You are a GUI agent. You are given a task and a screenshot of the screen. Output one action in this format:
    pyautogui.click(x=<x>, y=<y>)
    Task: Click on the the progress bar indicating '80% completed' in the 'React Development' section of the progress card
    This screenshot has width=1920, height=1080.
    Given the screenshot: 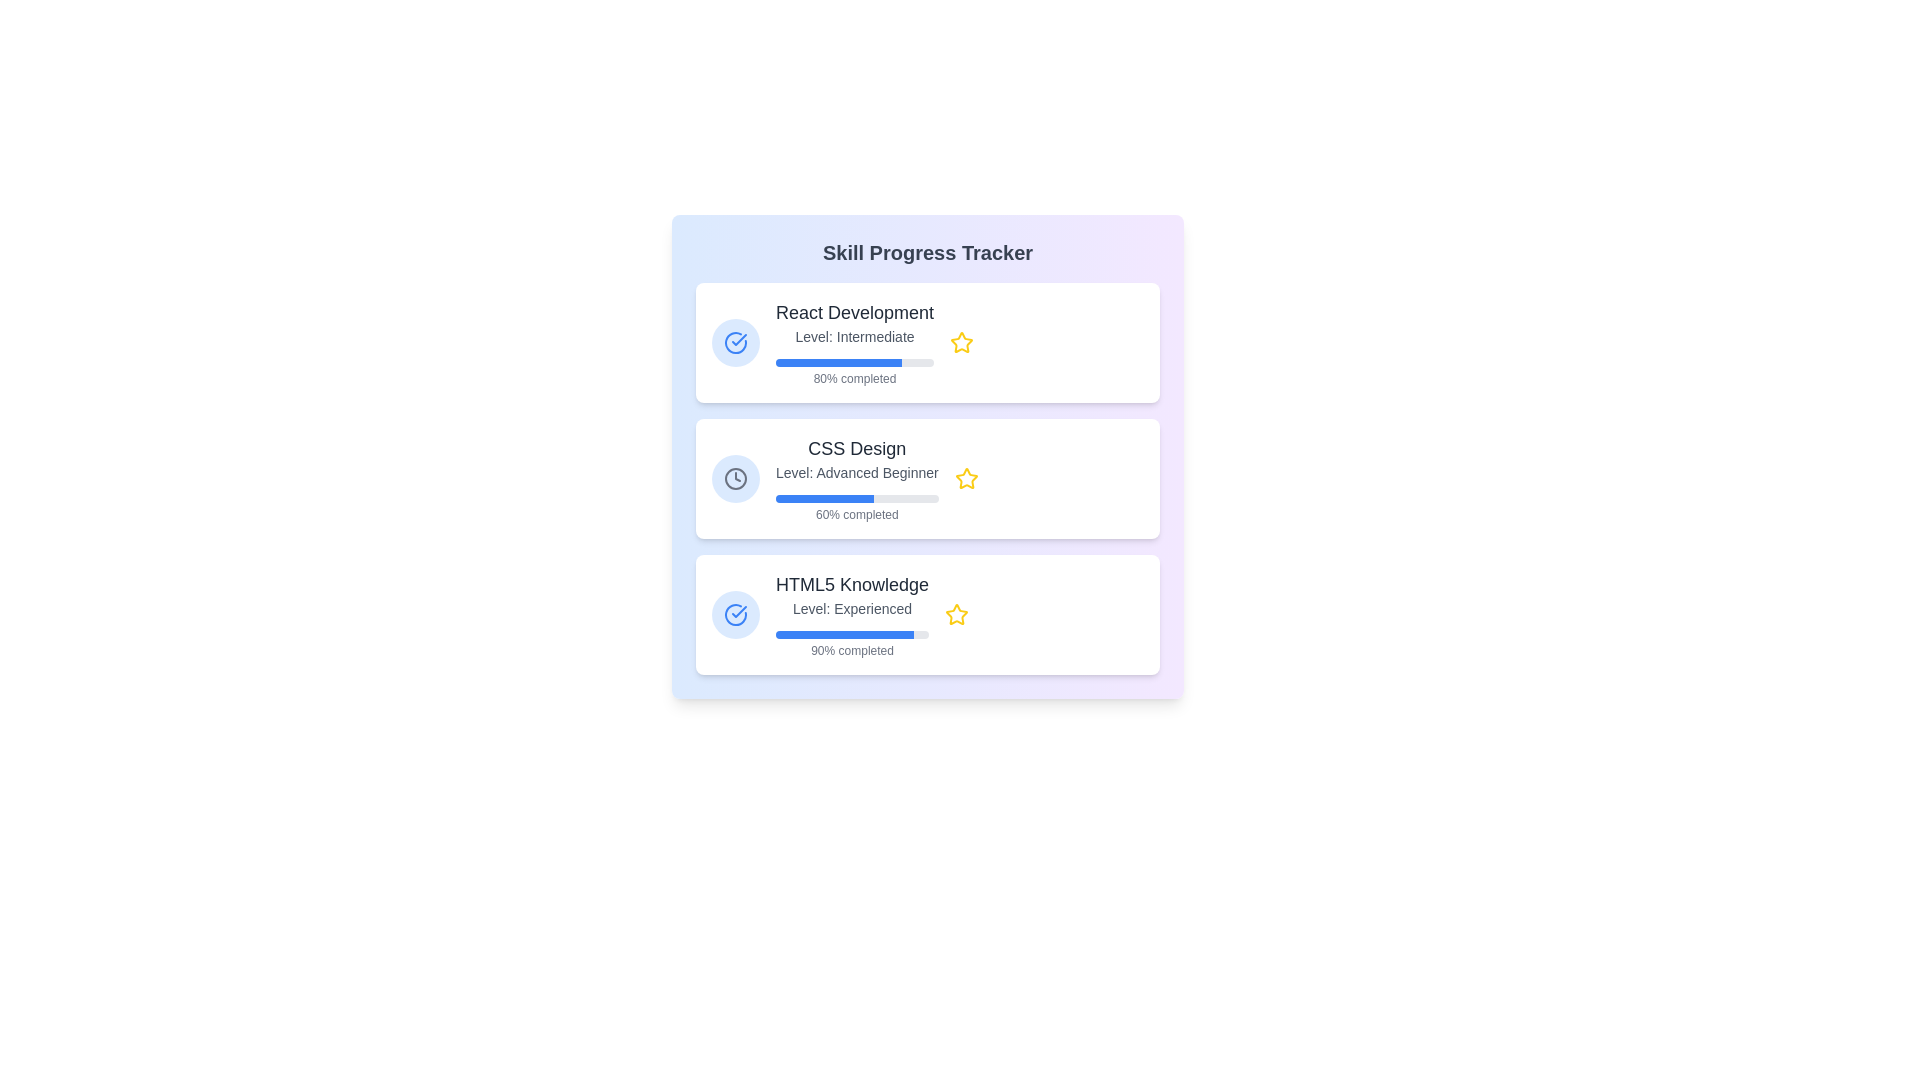 What is the action you would take?
    pyautogui.click(x=854, y=370)
    